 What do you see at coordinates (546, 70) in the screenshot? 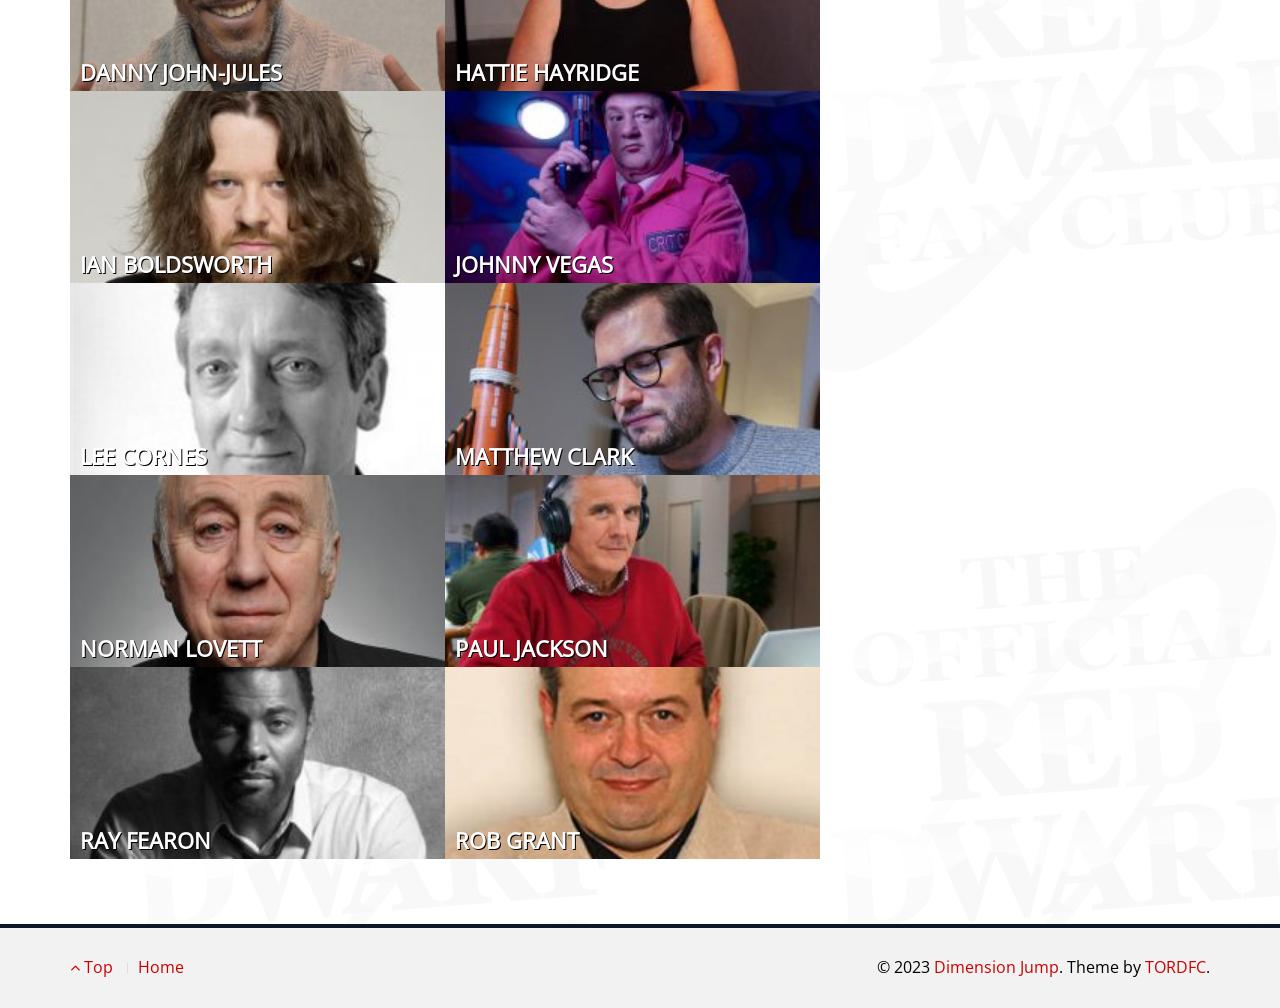
I see `'Hattie Hayridge'` at bounding box center [546, 70].